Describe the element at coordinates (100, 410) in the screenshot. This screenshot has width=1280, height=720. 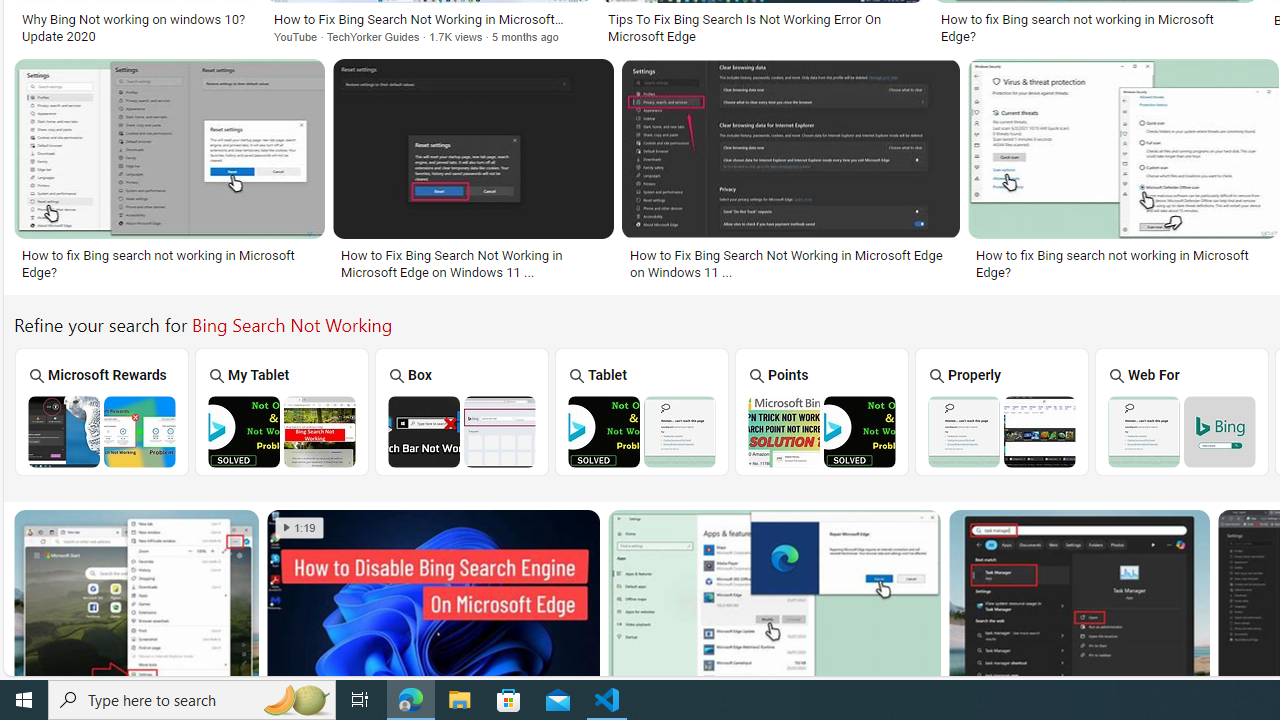
I see `'Microsoft Rewards'` at that location.